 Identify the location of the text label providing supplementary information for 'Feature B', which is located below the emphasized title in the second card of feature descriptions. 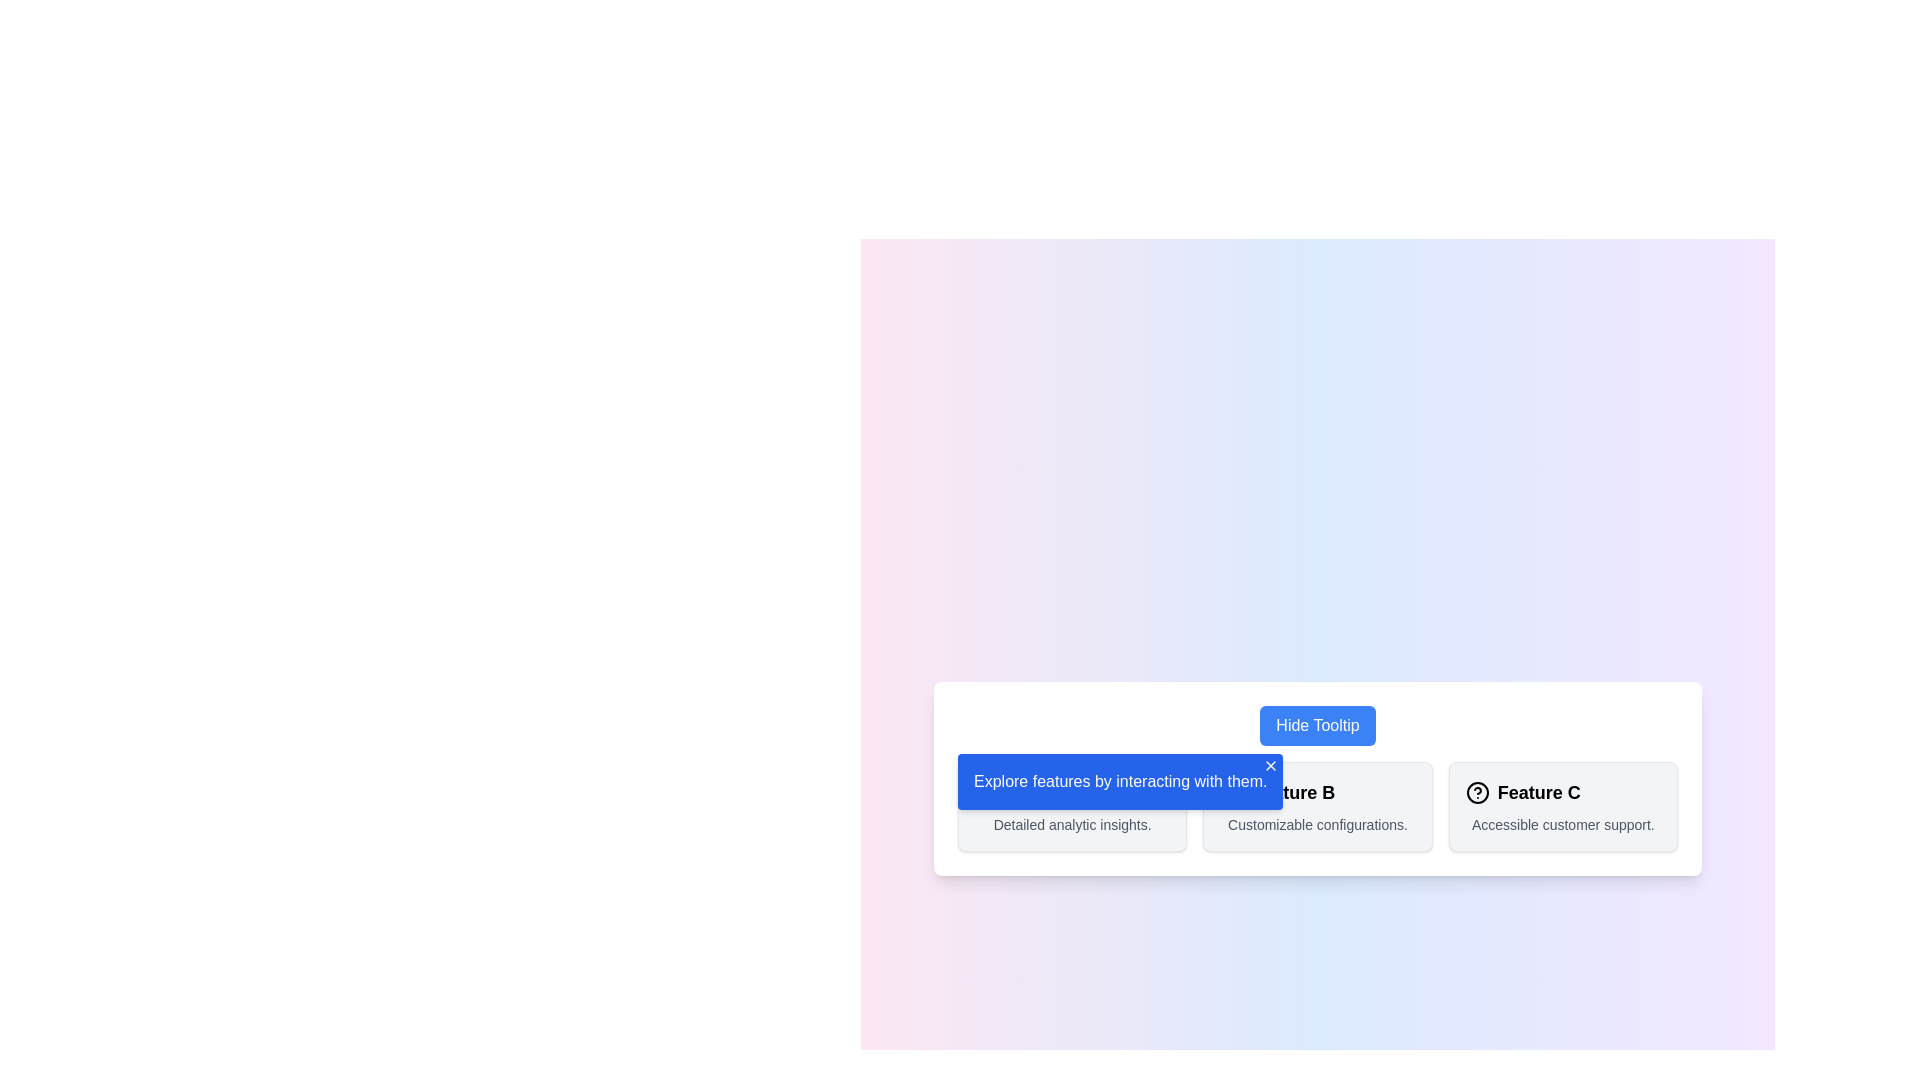
(1318, 825).